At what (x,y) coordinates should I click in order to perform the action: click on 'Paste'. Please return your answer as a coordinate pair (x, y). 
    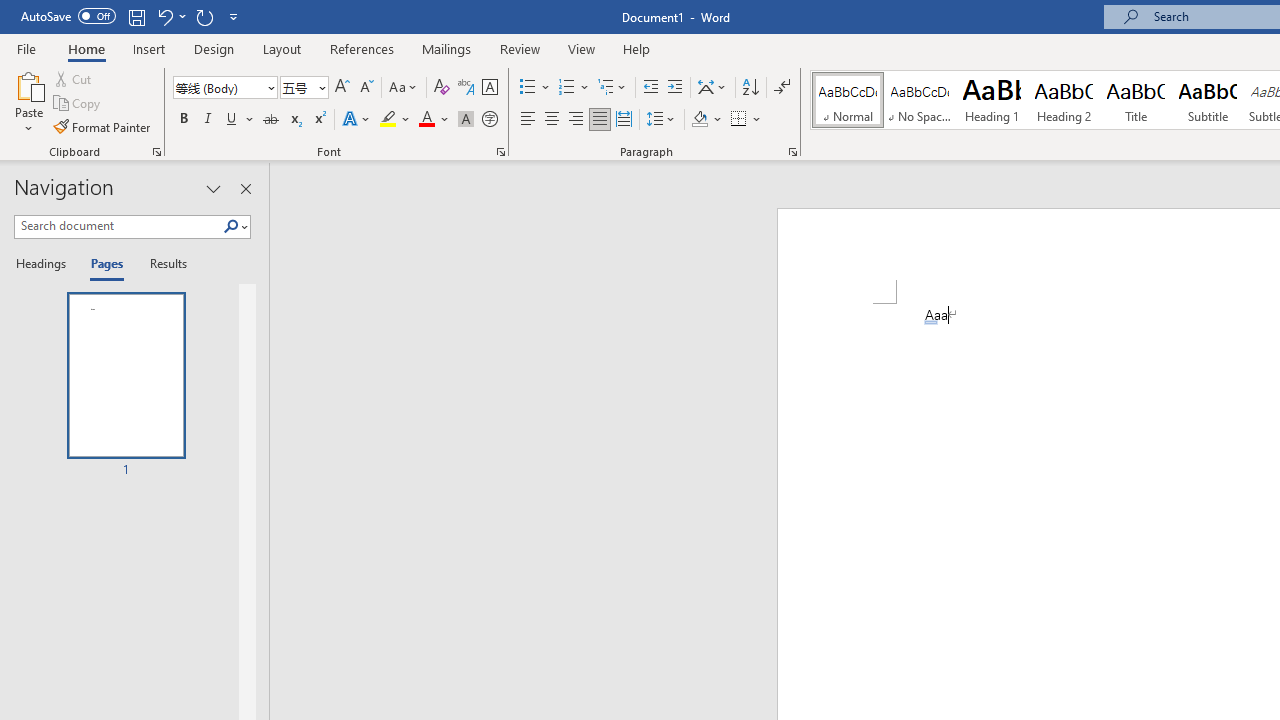
    Looking at the image, I should click on (28, 84).